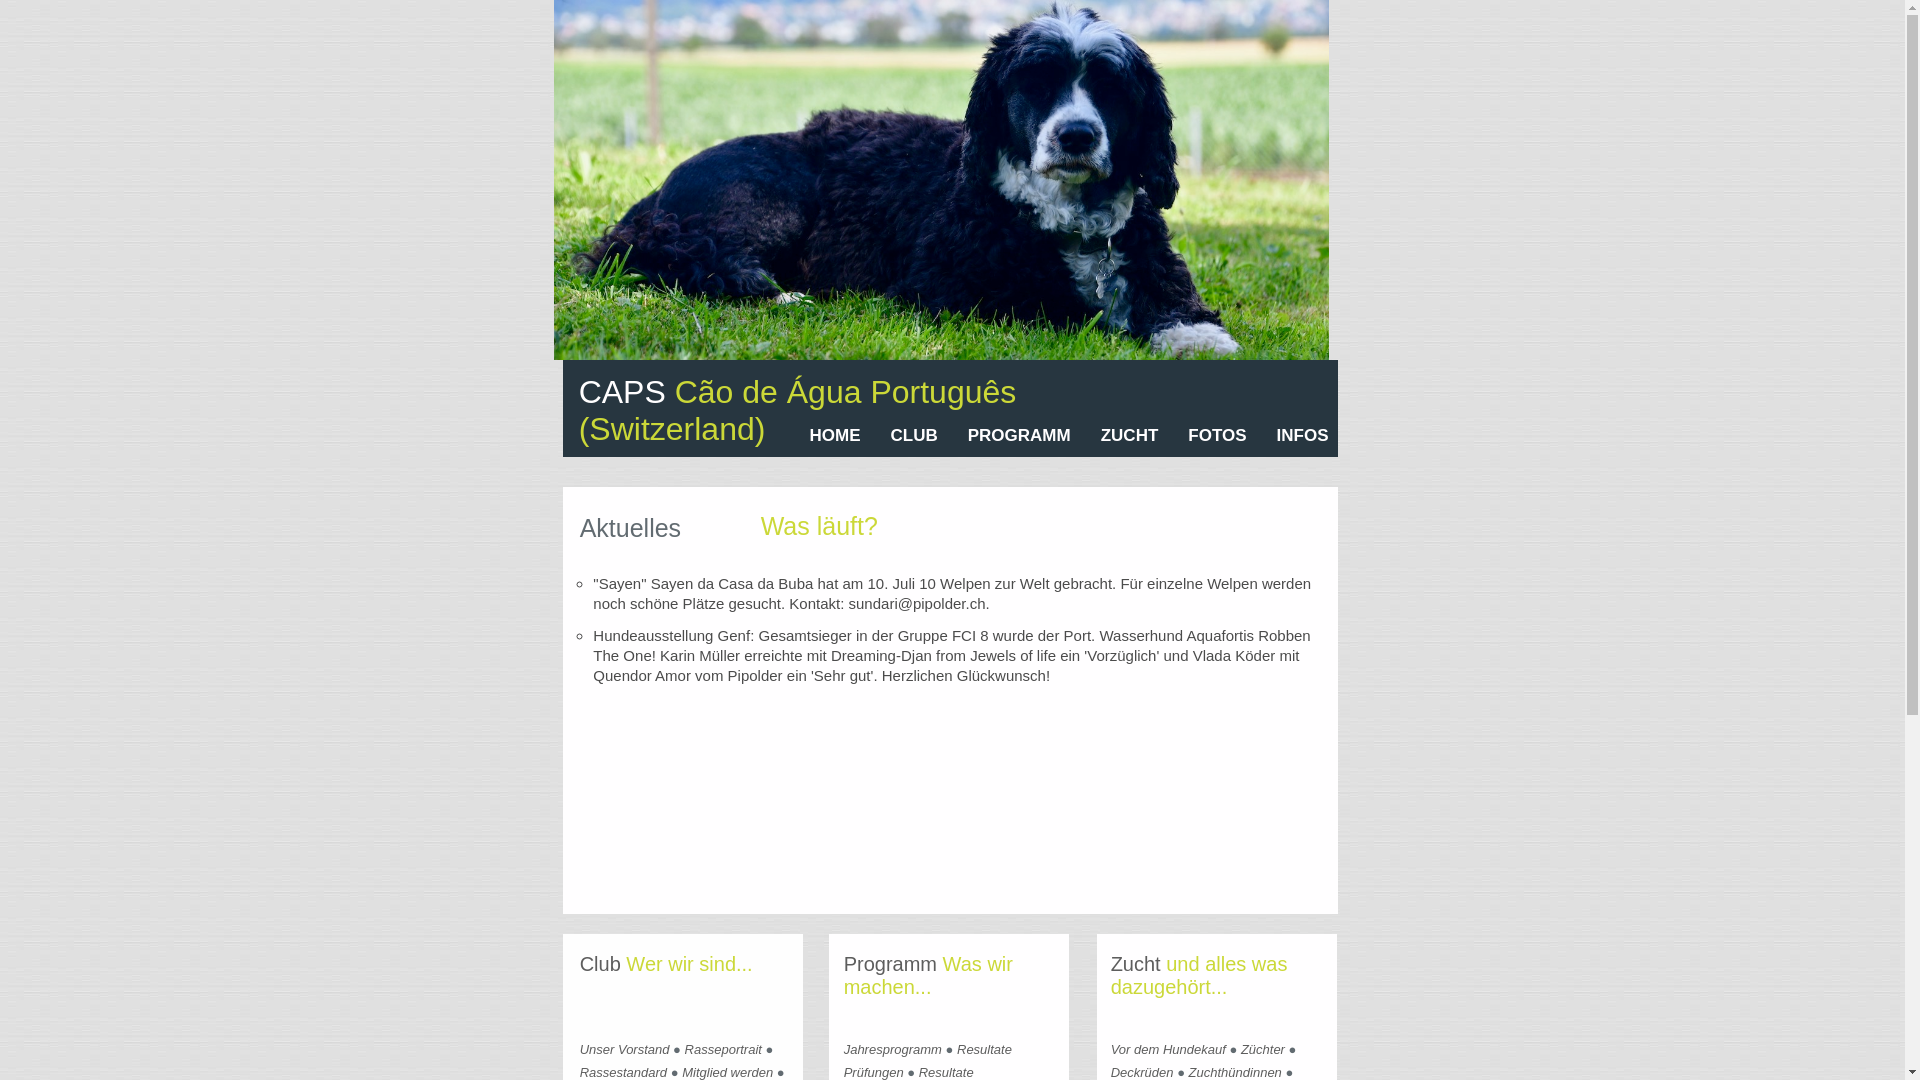 This screenshot has height=1080, width=1920. Describe the element at coordinates (913, 434) in the screenshot. I see `'CLUB'` at that location.